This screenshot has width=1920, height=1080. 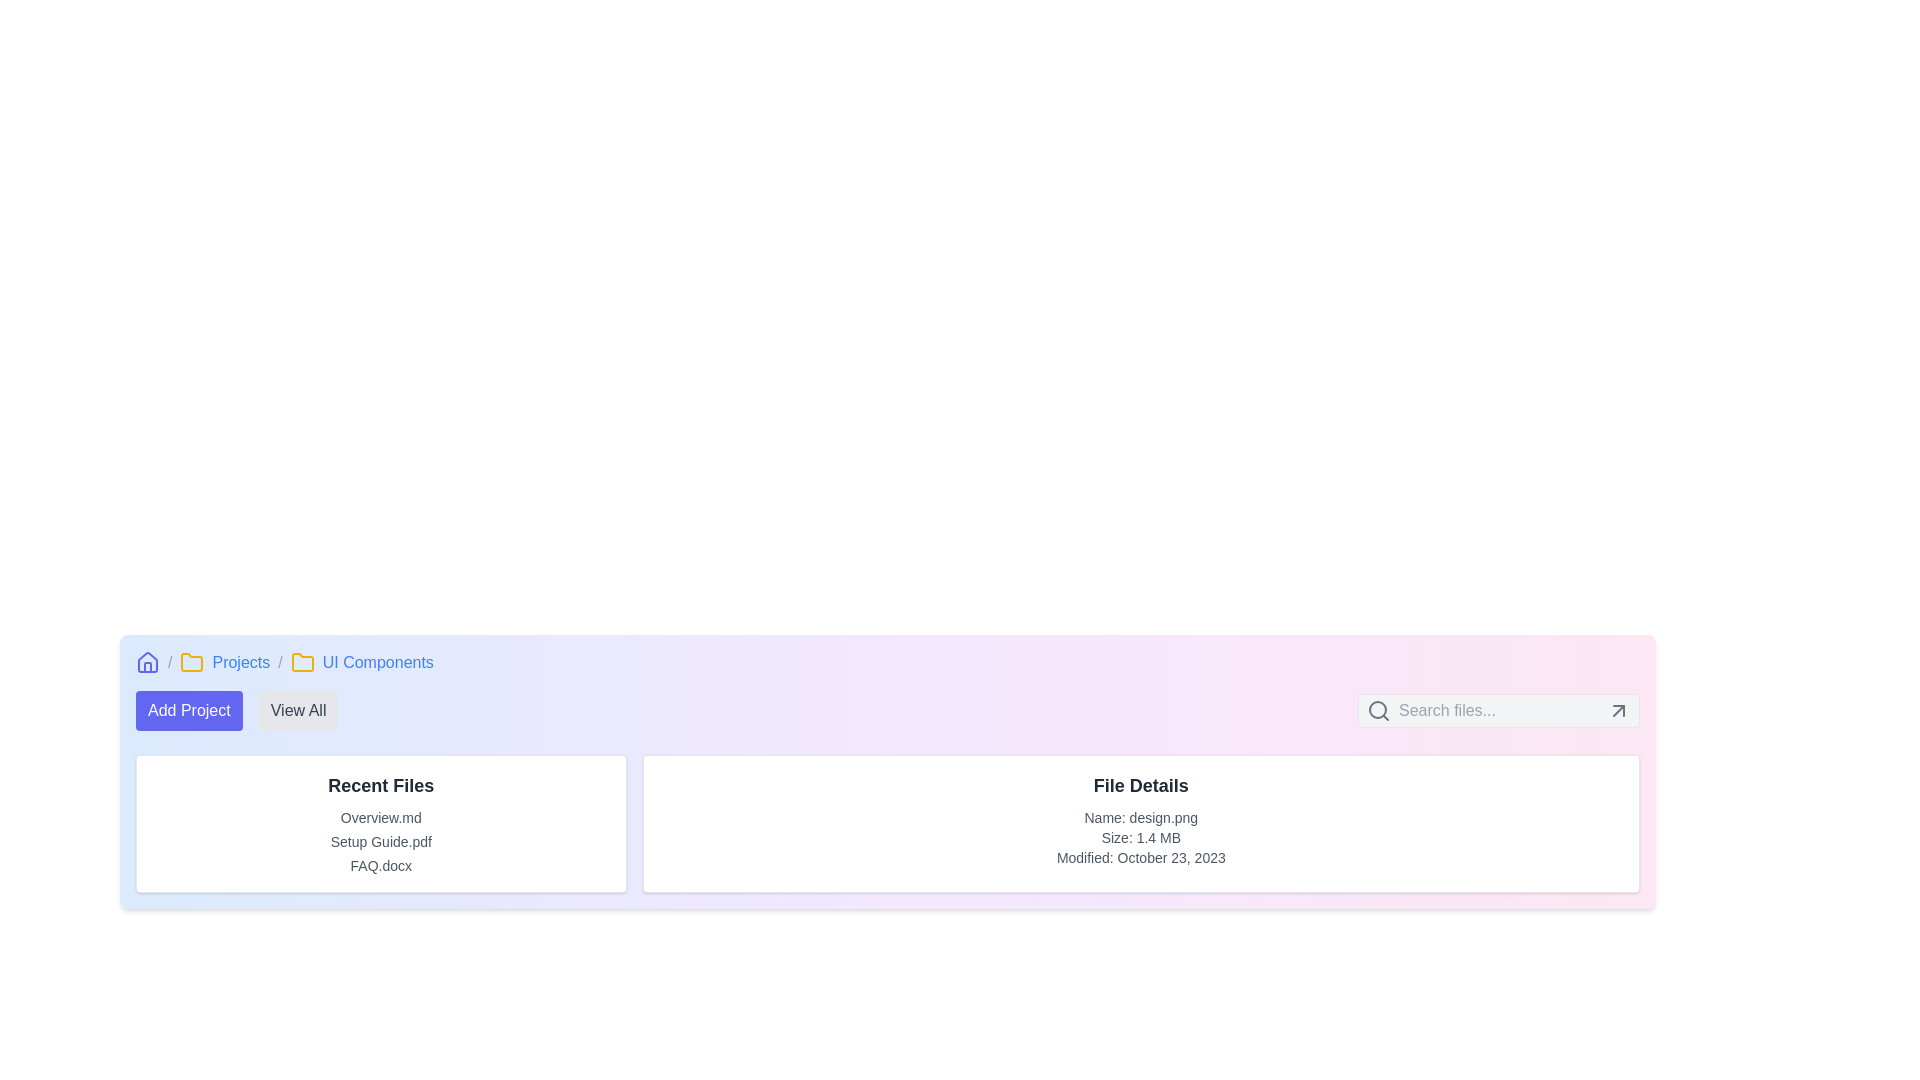 What do you see at coordinates (147, 663) in the screenshot?
I see `the home page navigation icon located at the top-left corner of the breadcrumb navigation bar to indicate selection` at bounding box center [147, 663].